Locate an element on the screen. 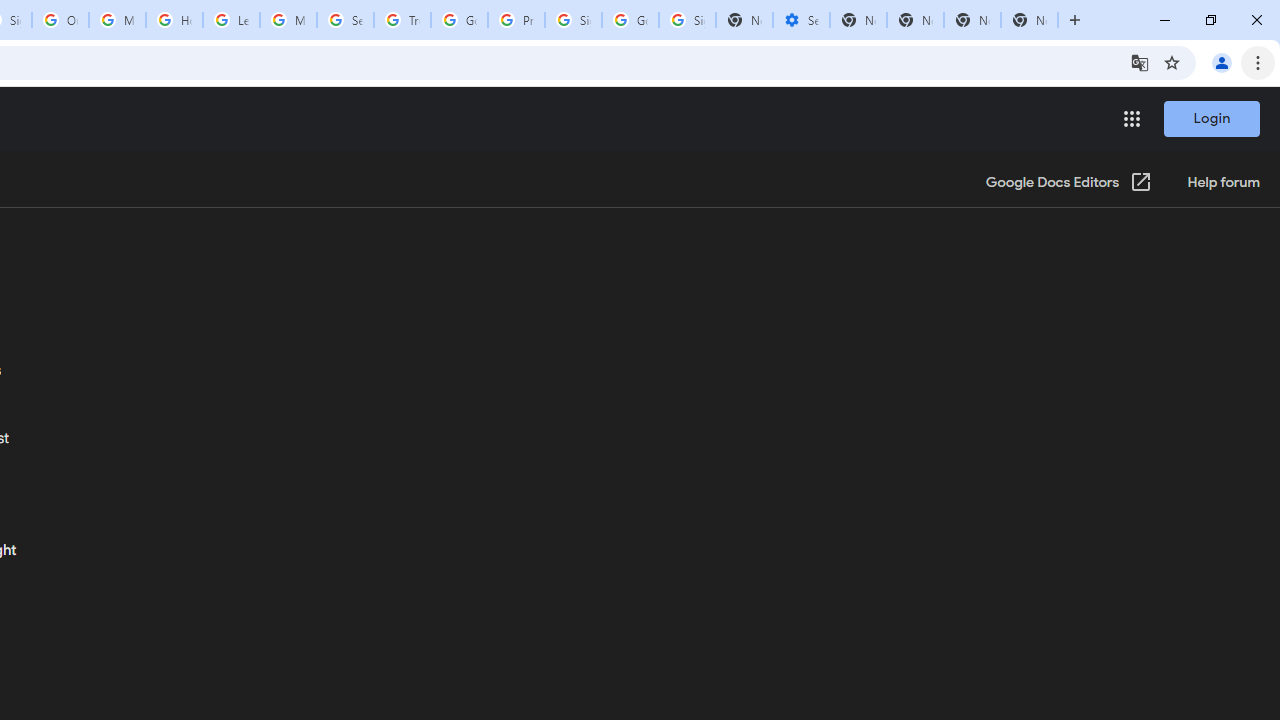 This screenshot has width=1280, height=720. 'Help forum' is located at coordinates (1222, 183).